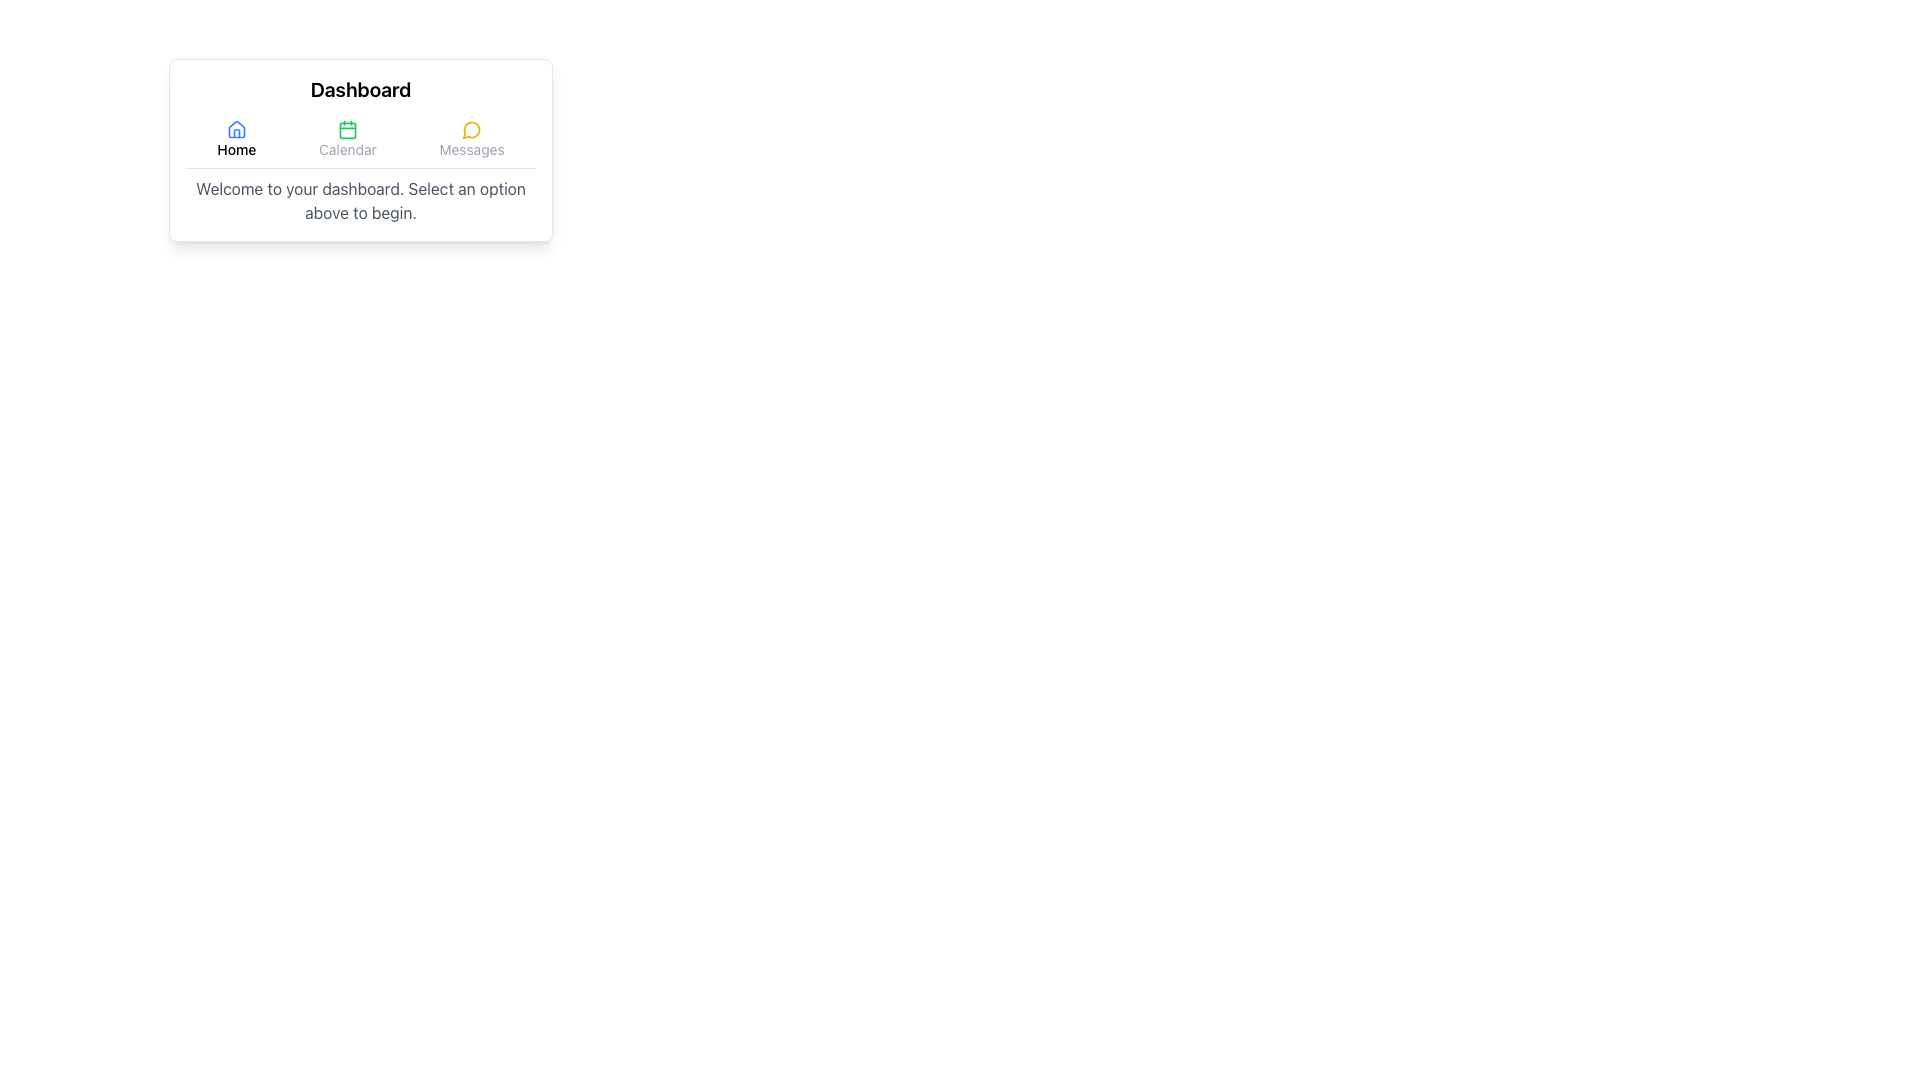 The image size is (1920, 1080). What do you see at coordinates (236, 129) in the screenshot?
I see `the blue outlined triangular roof structure of the house icon located in the 'Home' section of the dashboard interface` at bounding box center [236, 129].